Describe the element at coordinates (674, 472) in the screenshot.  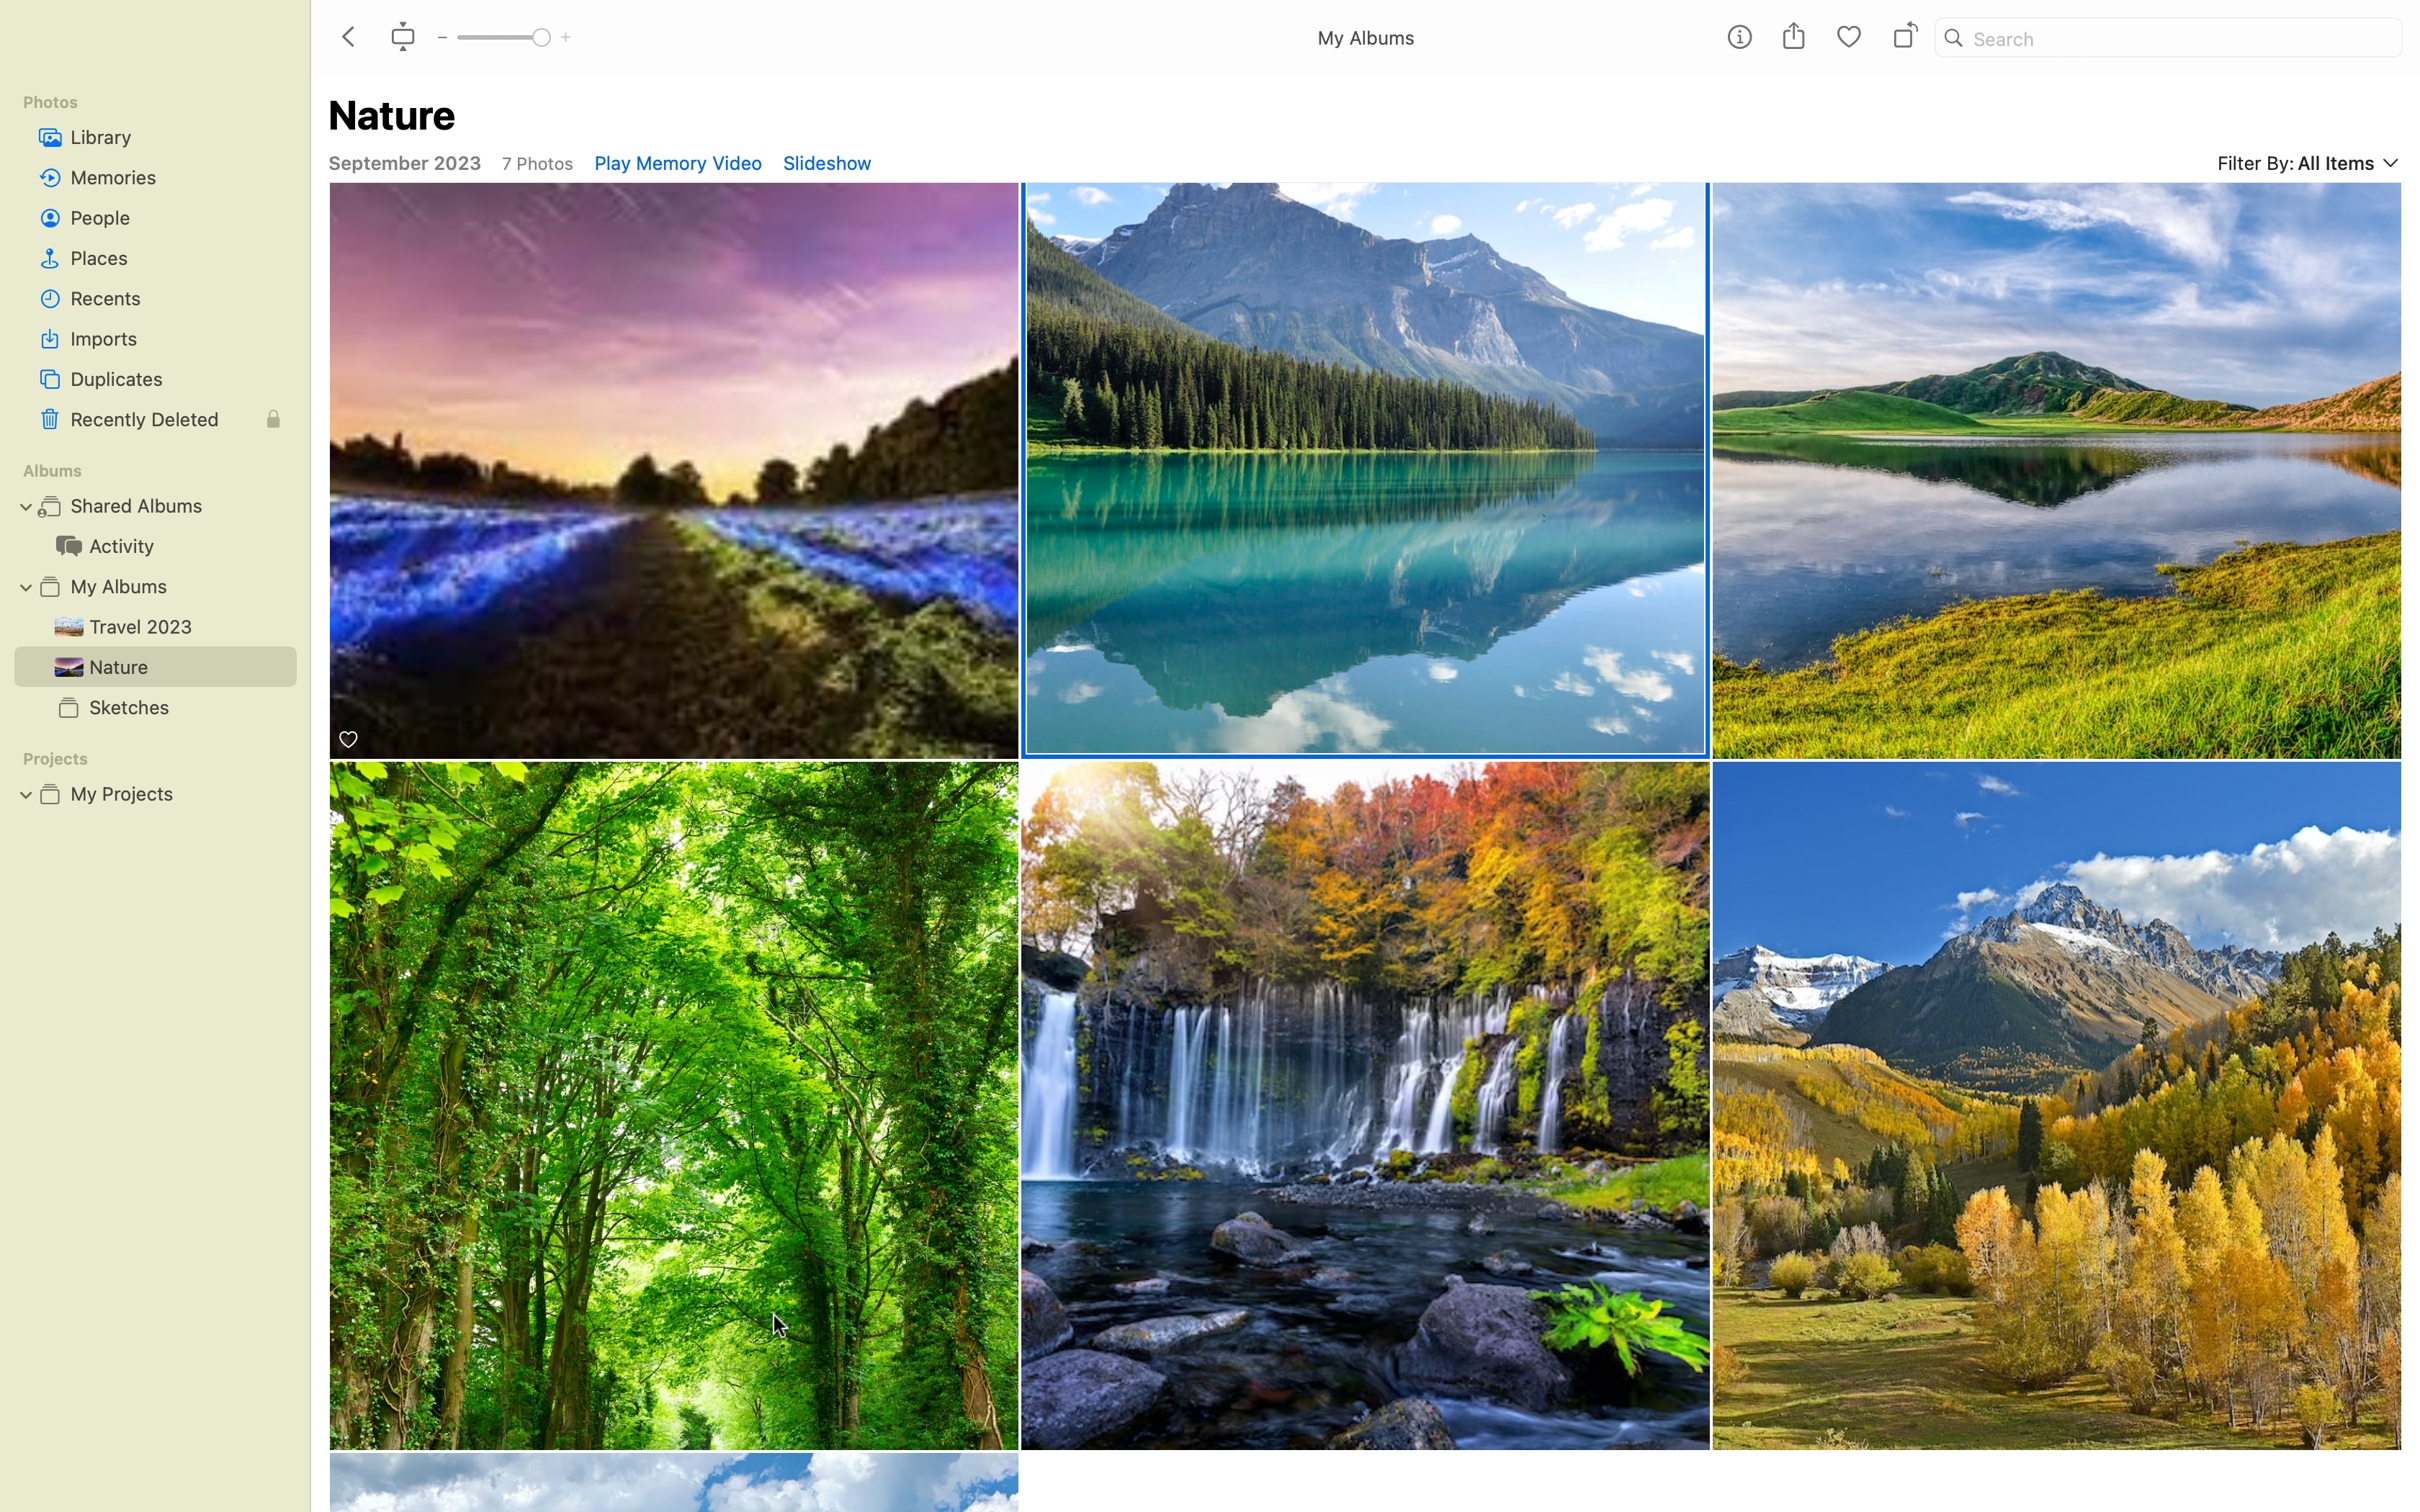
I see `Enlarge the bioluminescence photograph by clicking on it` at that location.